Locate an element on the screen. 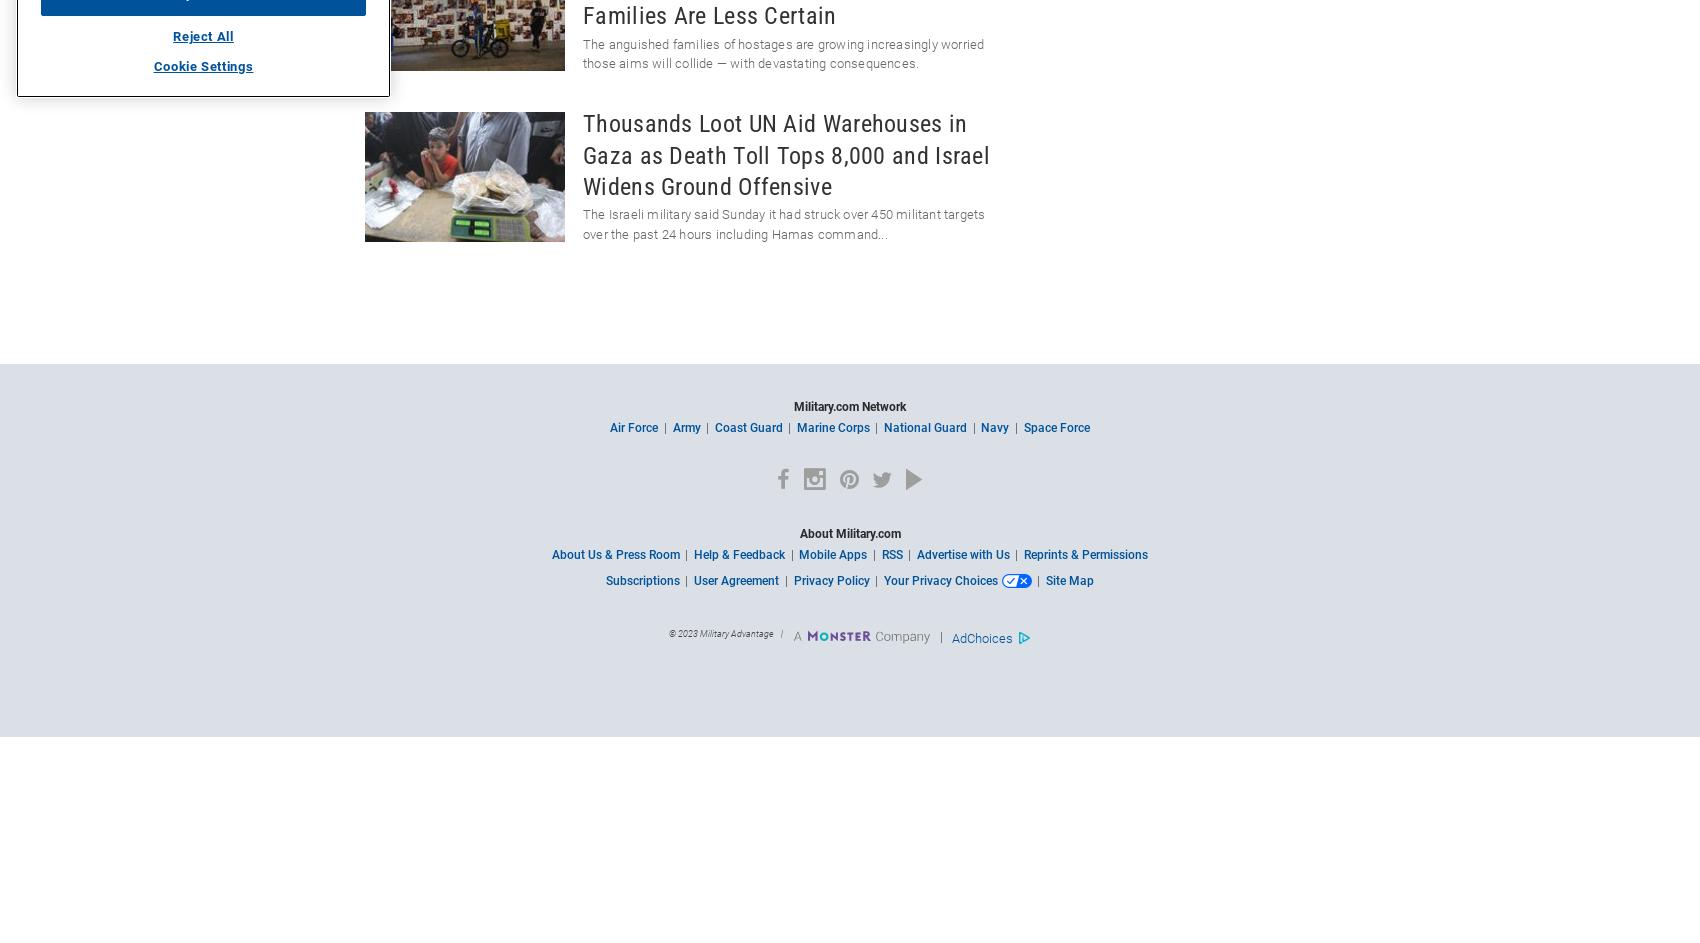 The image size is (1700, 943). 'The anguished families of hostages are growing increasingly worried those aims will collide — with devastating consequences.' is located at coordinates (782, 52).